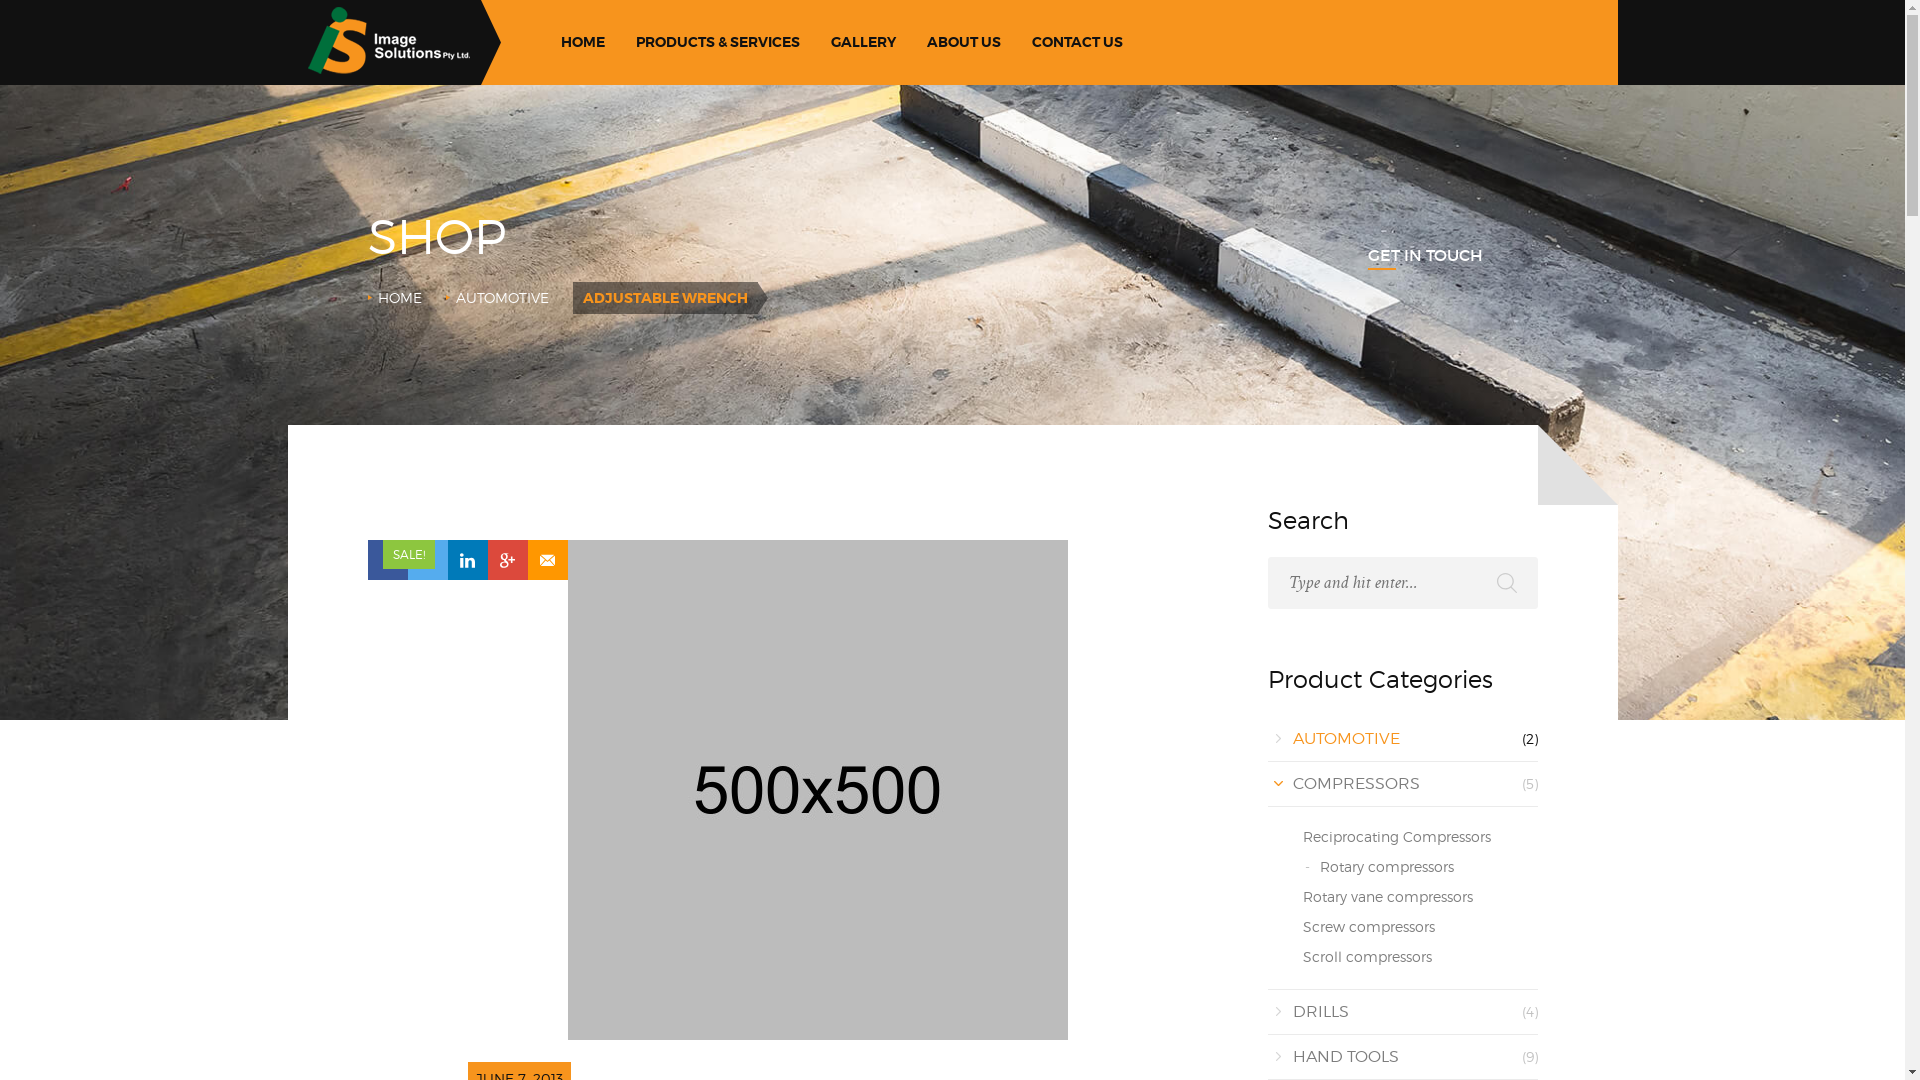 This screenshot has height=1080, width=1920. What do you see at coordinates (1395, 836) in the screenshot?
I see `'Reciprocating Compressors'` at bounding box center [1395, 836].